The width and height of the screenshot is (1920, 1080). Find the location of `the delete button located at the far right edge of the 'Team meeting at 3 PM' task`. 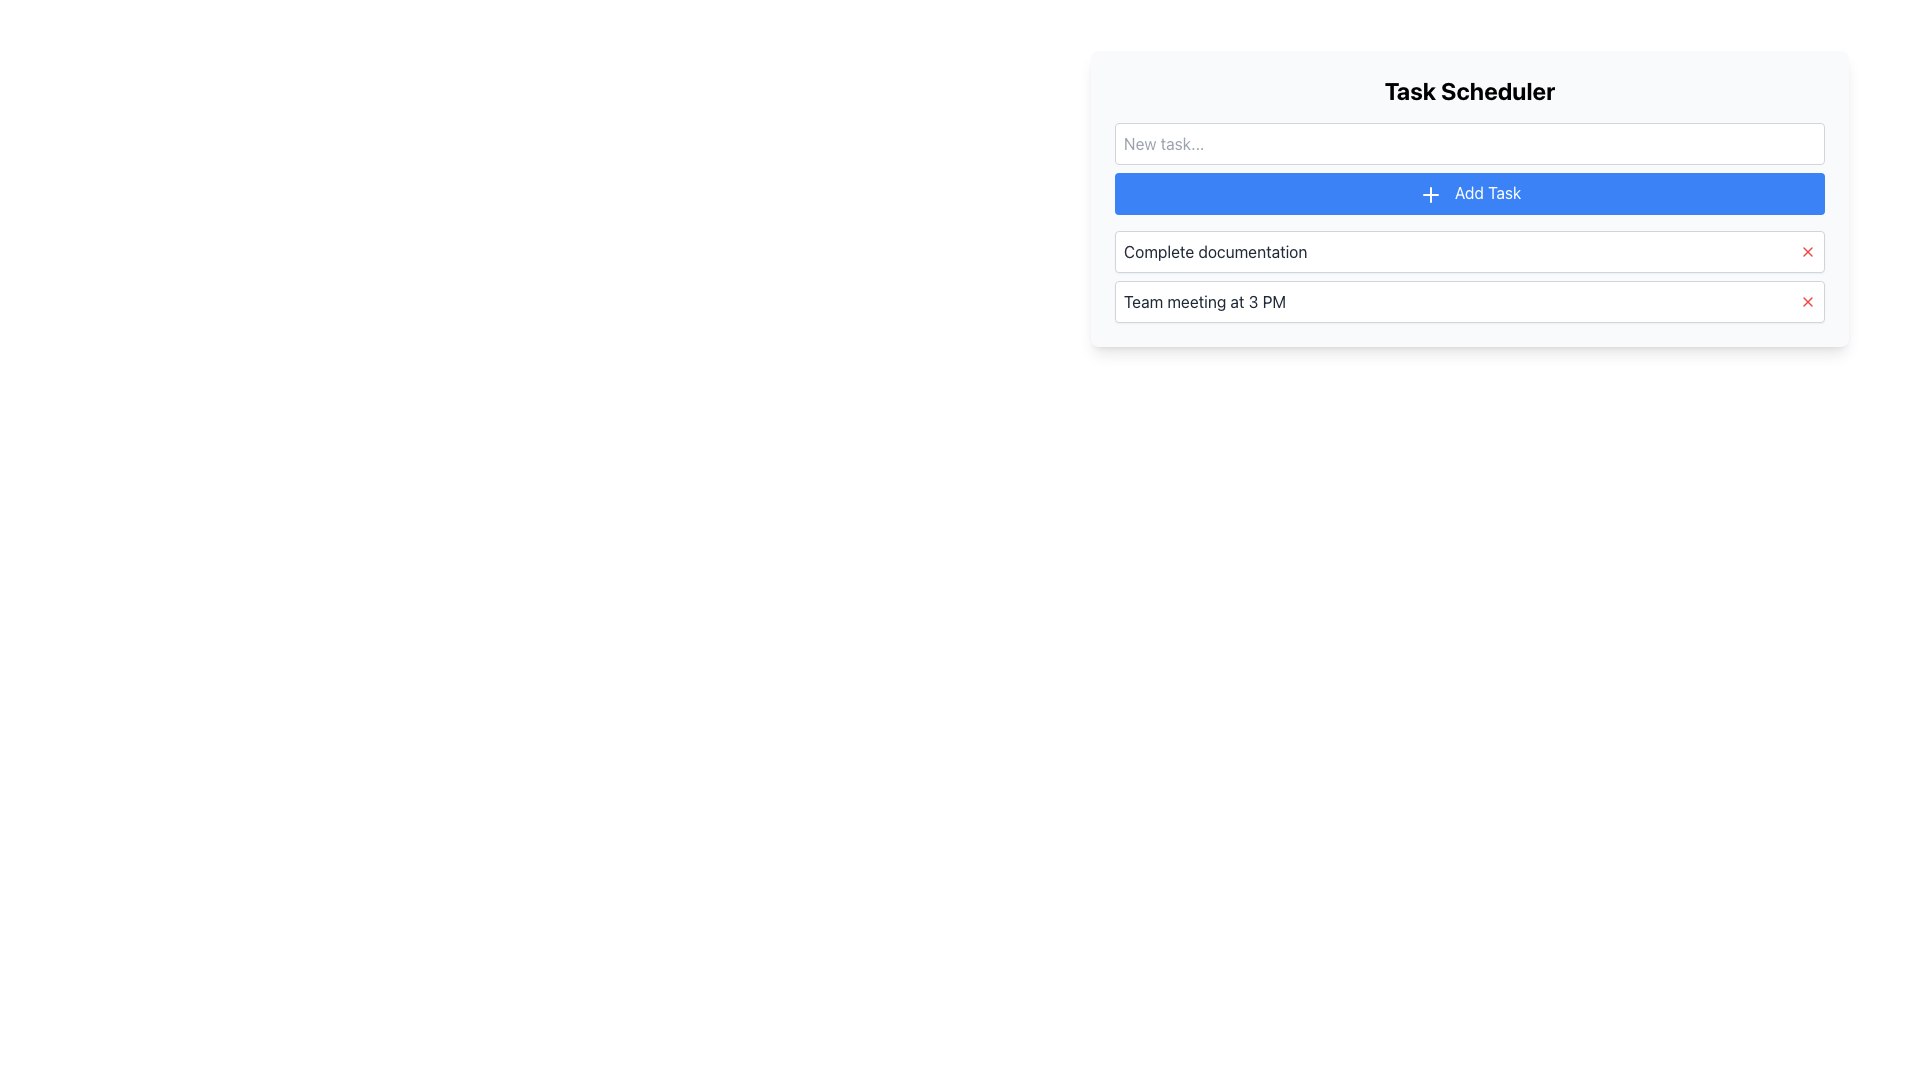

the delete button located at the far right edge of the 'Team meeting at 3 PM' task is located at coordinates (1808, 300).